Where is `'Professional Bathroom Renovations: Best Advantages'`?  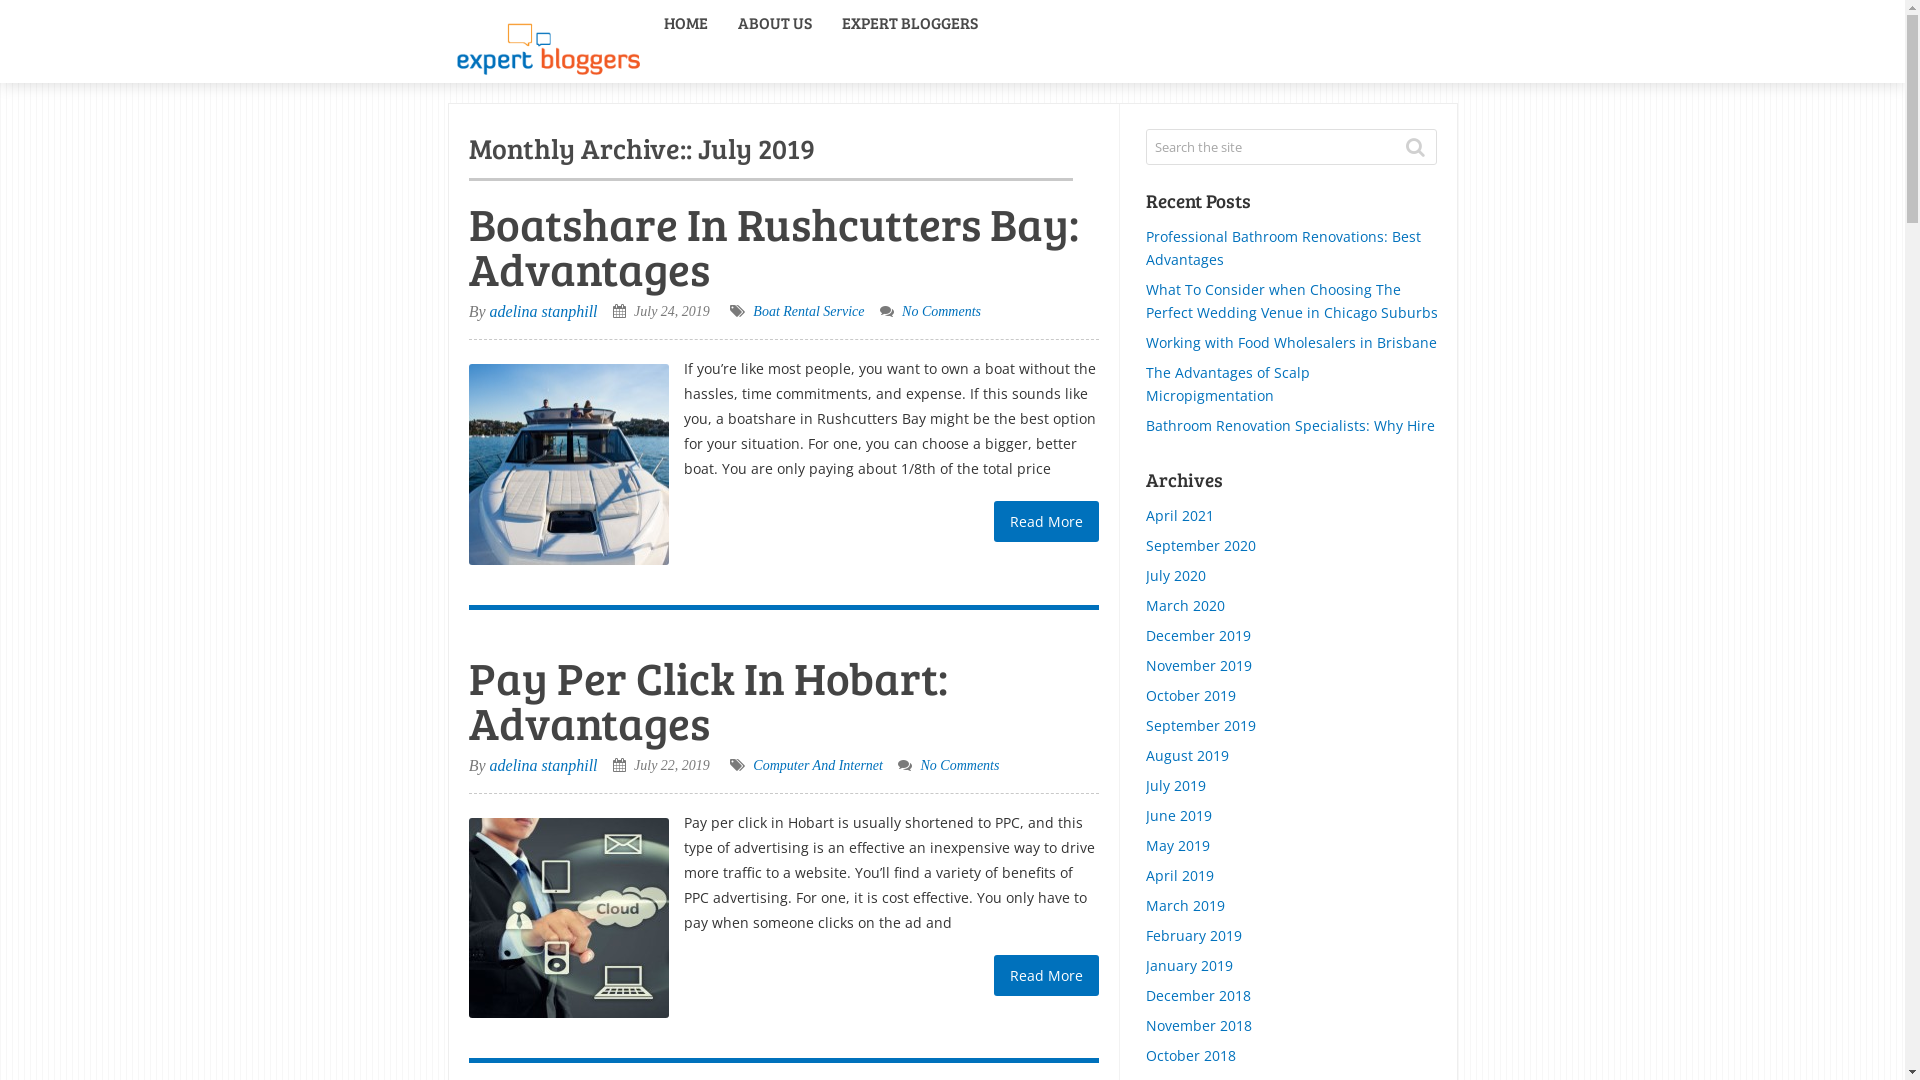 'Professional Bathroom Renovations: Best Advantages' is located at coordinates (1283, 246).